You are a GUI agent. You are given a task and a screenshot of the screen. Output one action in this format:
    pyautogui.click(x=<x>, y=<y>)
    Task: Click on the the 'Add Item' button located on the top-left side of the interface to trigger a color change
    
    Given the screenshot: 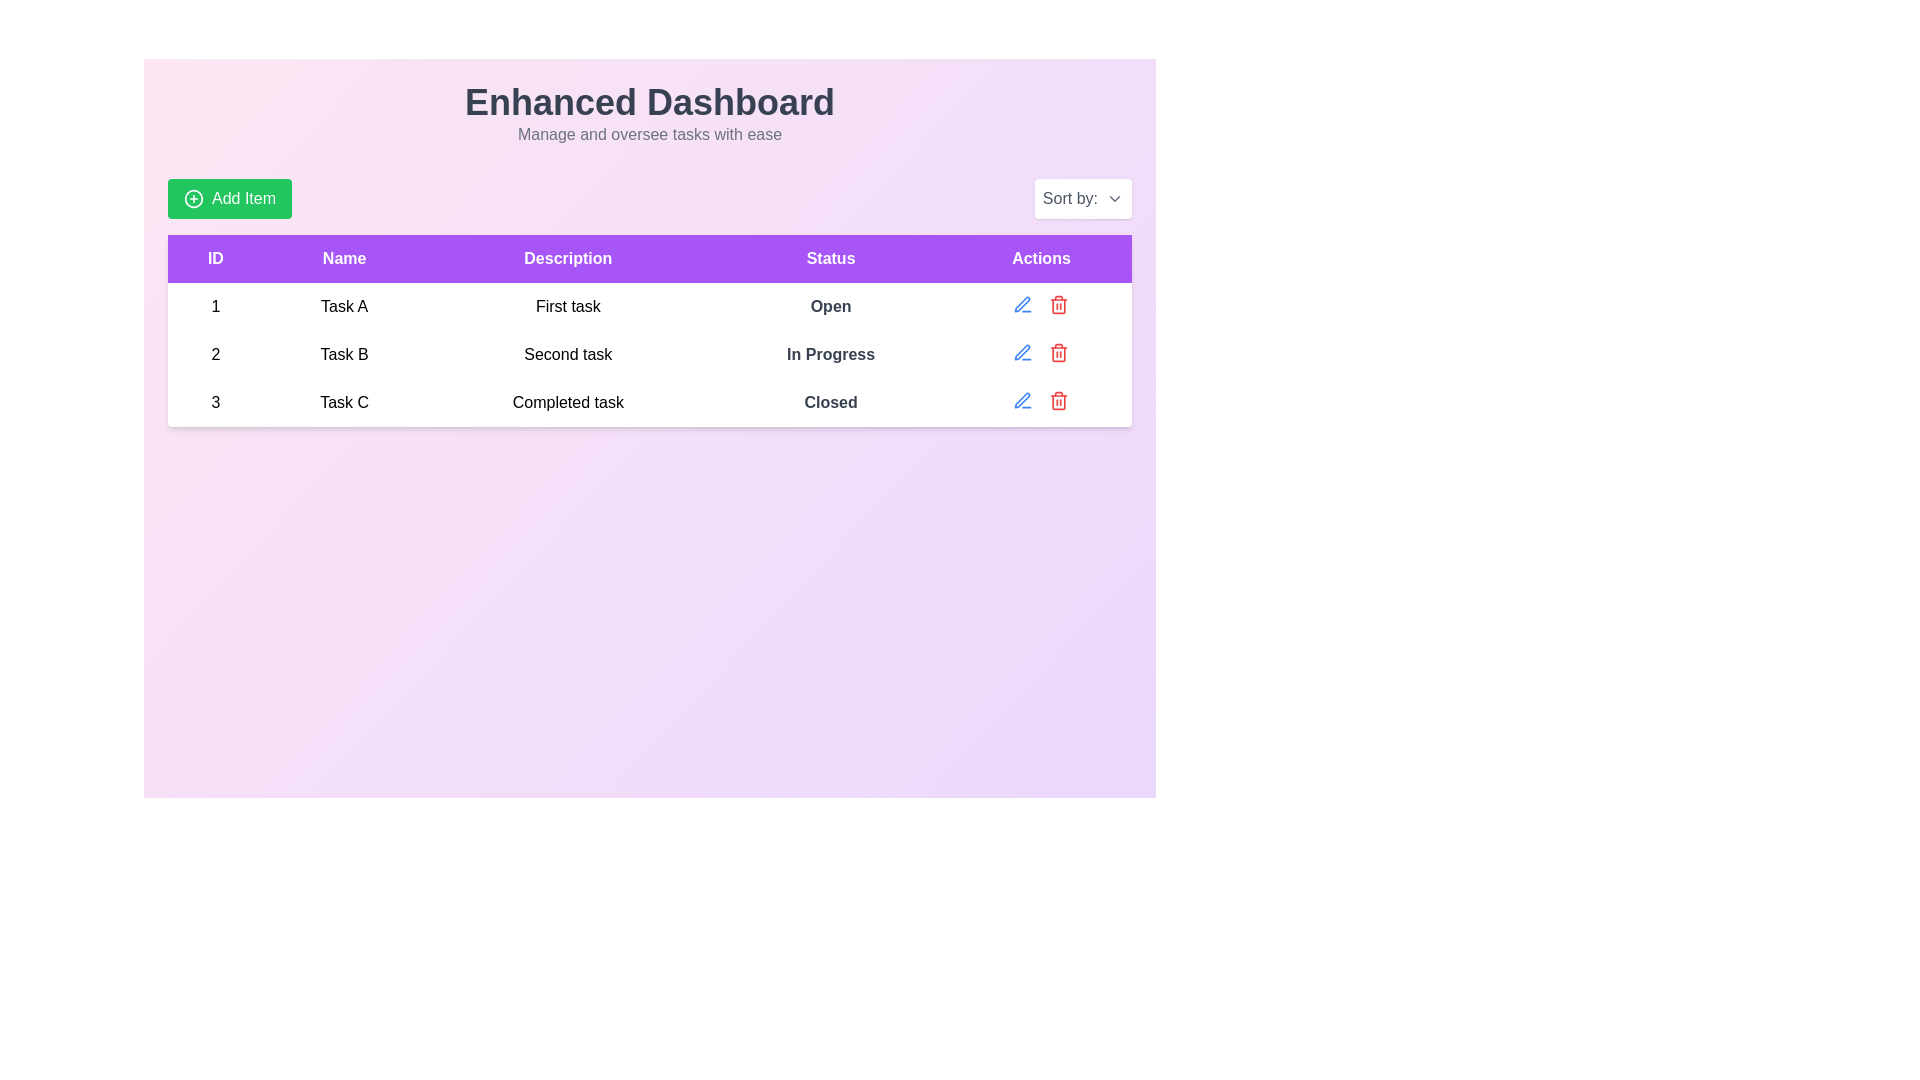 What is the action you would take?
    pyautogui.click(x=230, y=199)
    